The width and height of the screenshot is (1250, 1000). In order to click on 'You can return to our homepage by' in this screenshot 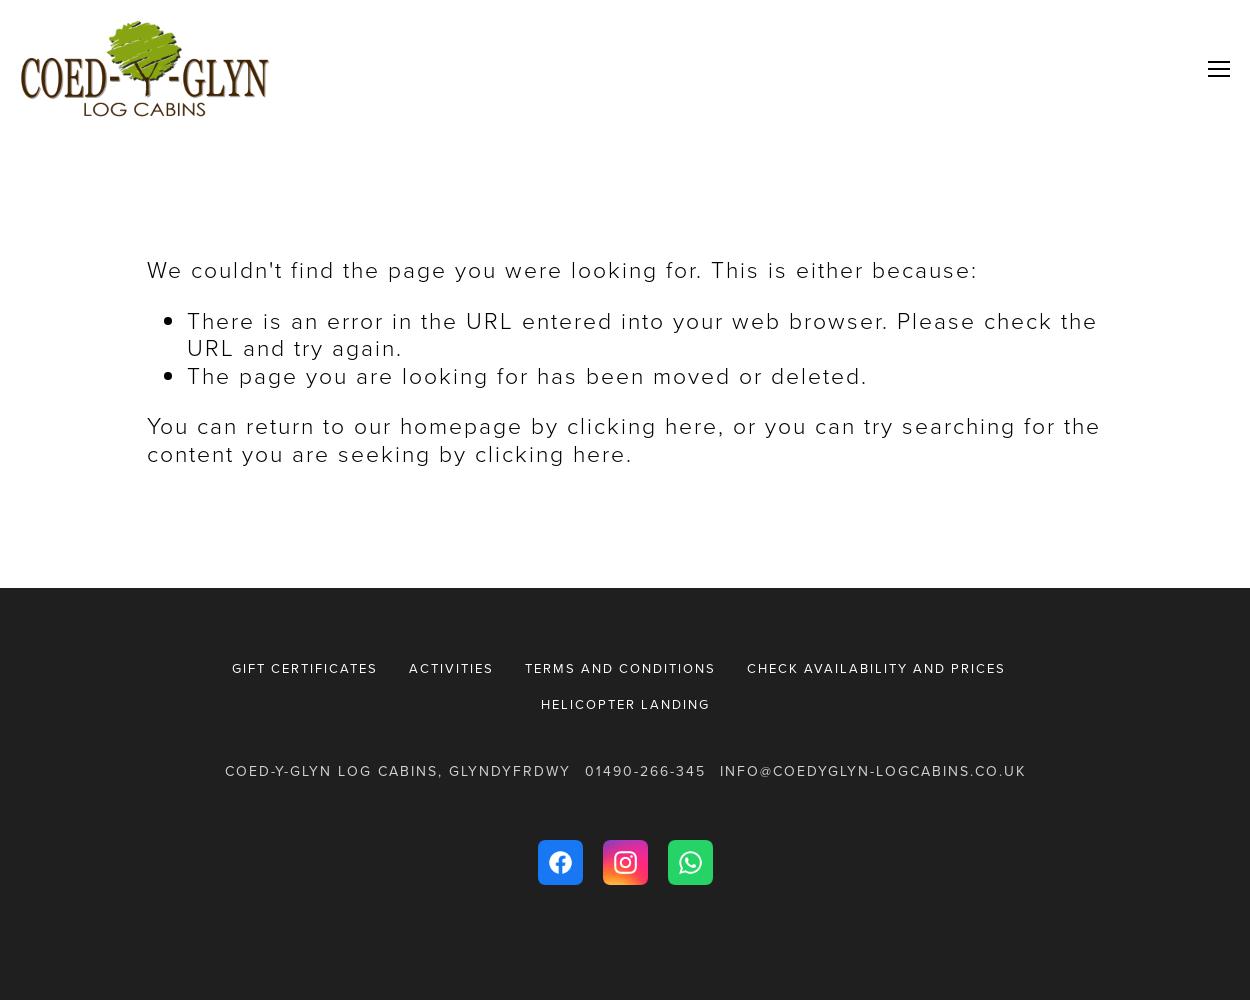, I will do `click(356, 426)`.